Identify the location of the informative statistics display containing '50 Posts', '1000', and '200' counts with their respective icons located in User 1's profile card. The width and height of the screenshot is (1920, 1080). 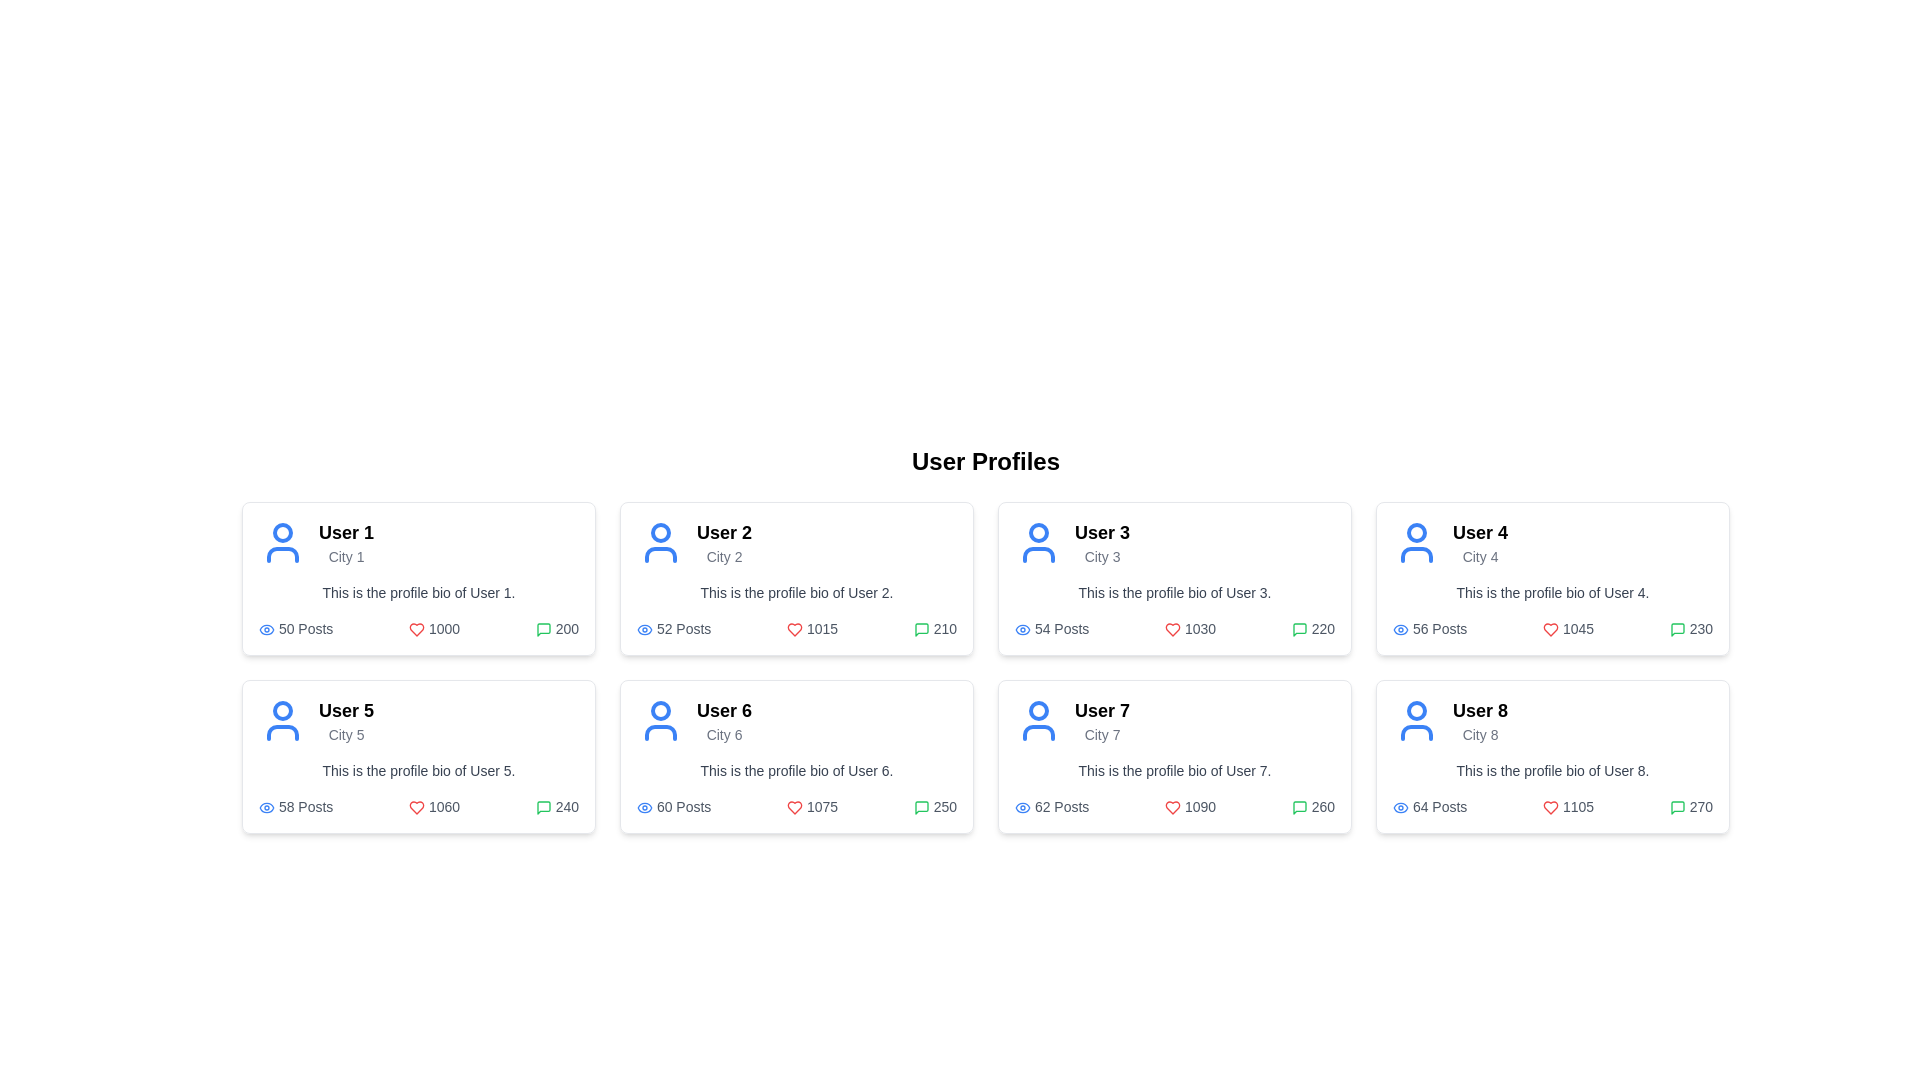
(417, 627).